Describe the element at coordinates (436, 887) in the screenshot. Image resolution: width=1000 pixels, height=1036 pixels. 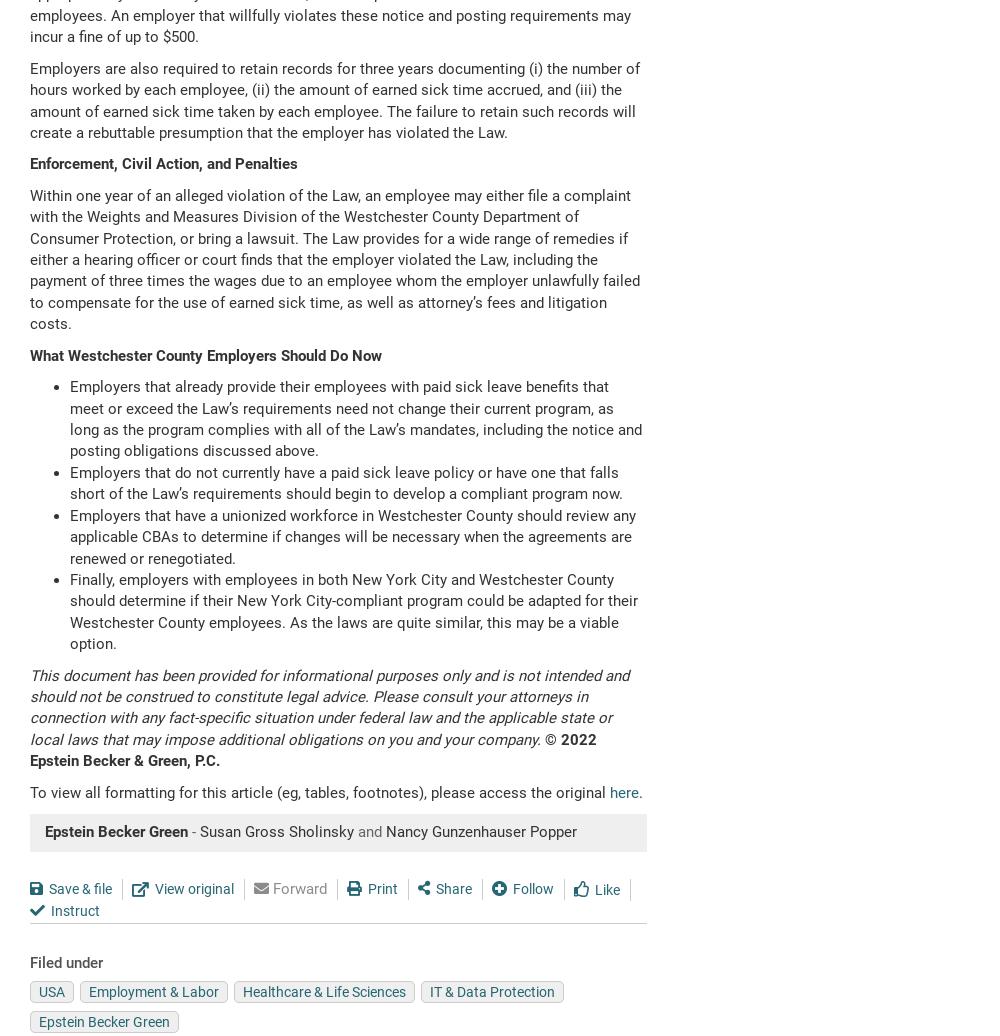
I see `'Share'` at that location.